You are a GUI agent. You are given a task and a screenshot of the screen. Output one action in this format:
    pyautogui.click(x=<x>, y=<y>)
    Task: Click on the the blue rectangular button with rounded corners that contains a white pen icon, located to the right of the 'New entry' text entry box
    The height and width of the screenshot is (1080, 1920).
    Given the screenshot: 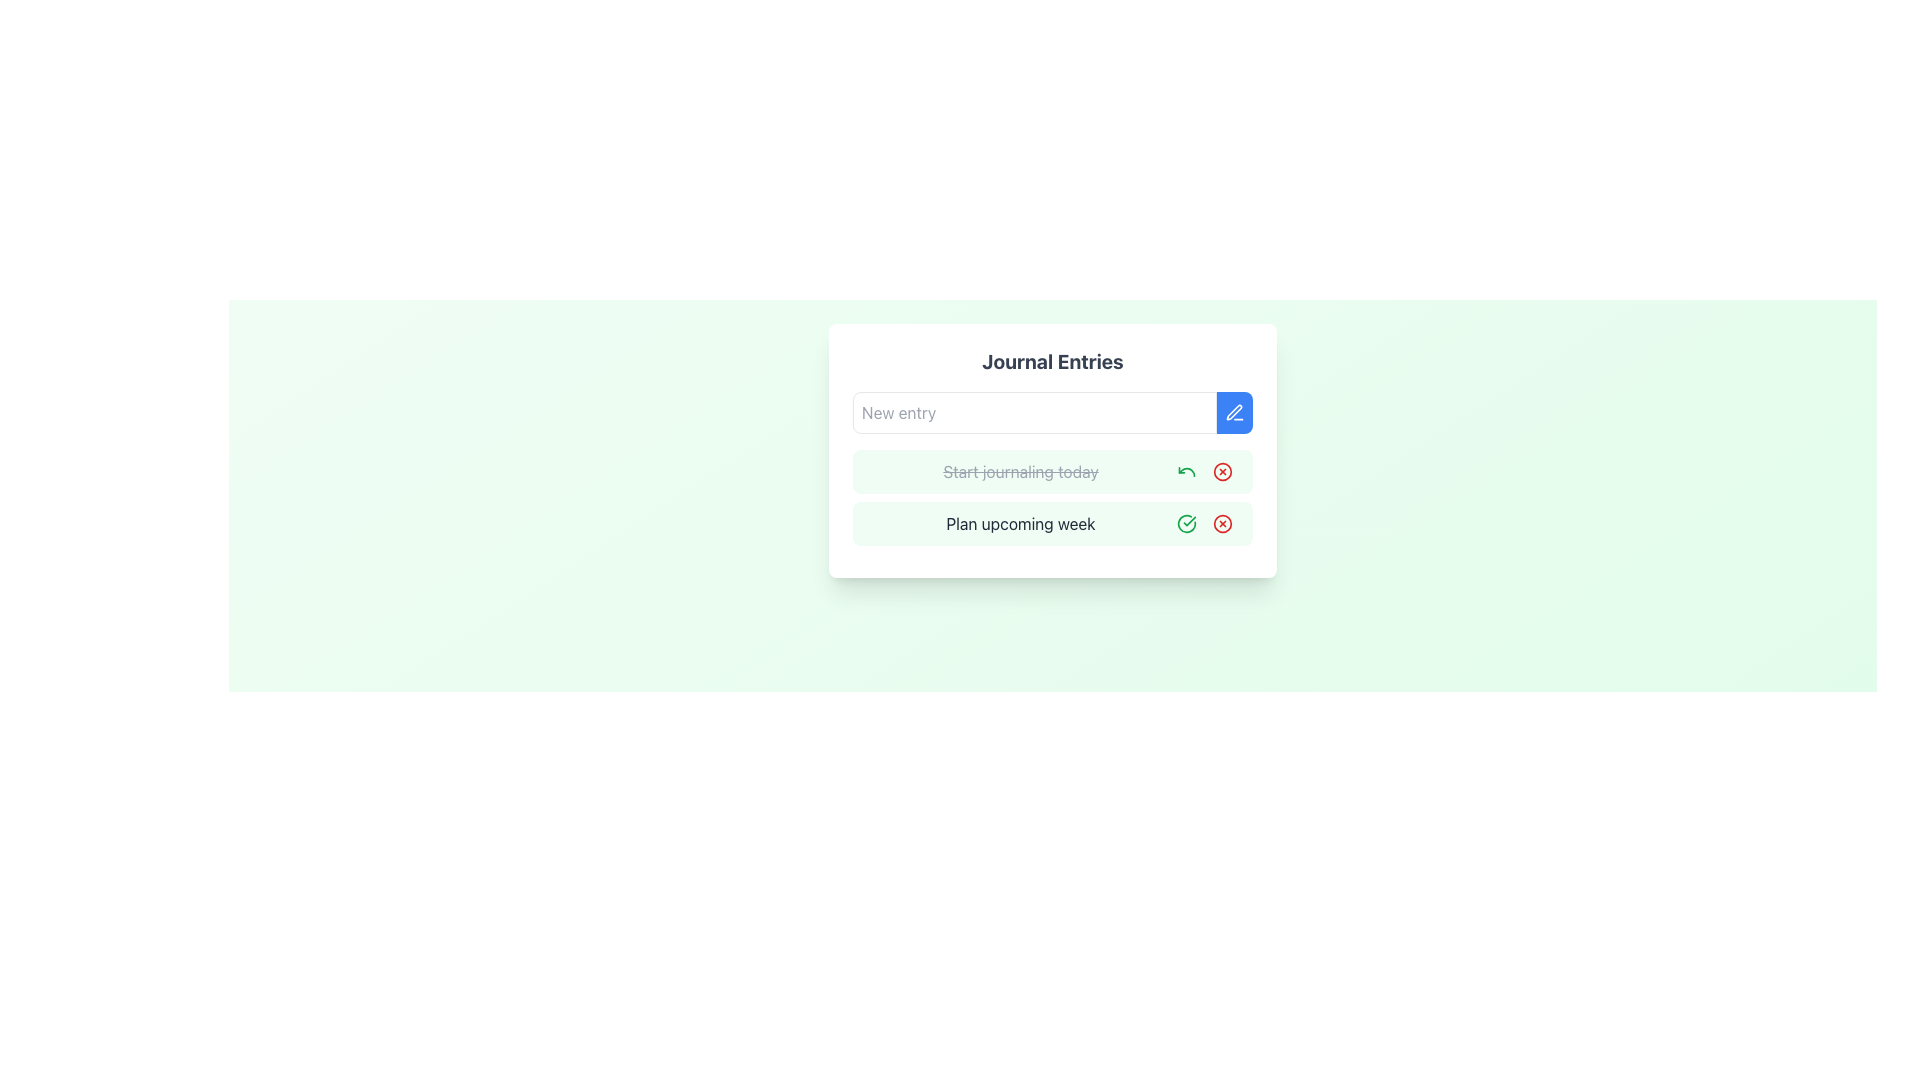 What is the action you would take?
    pyautogui.click(x=1233, y=411)
    